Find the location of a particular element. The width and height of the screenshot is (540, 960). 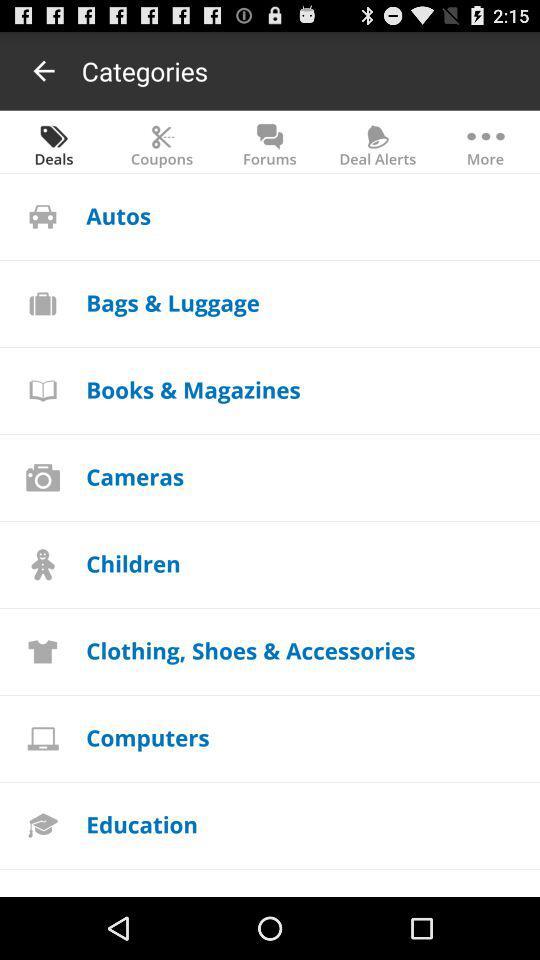

the bags & luggage is located at coordinates (173, 302).